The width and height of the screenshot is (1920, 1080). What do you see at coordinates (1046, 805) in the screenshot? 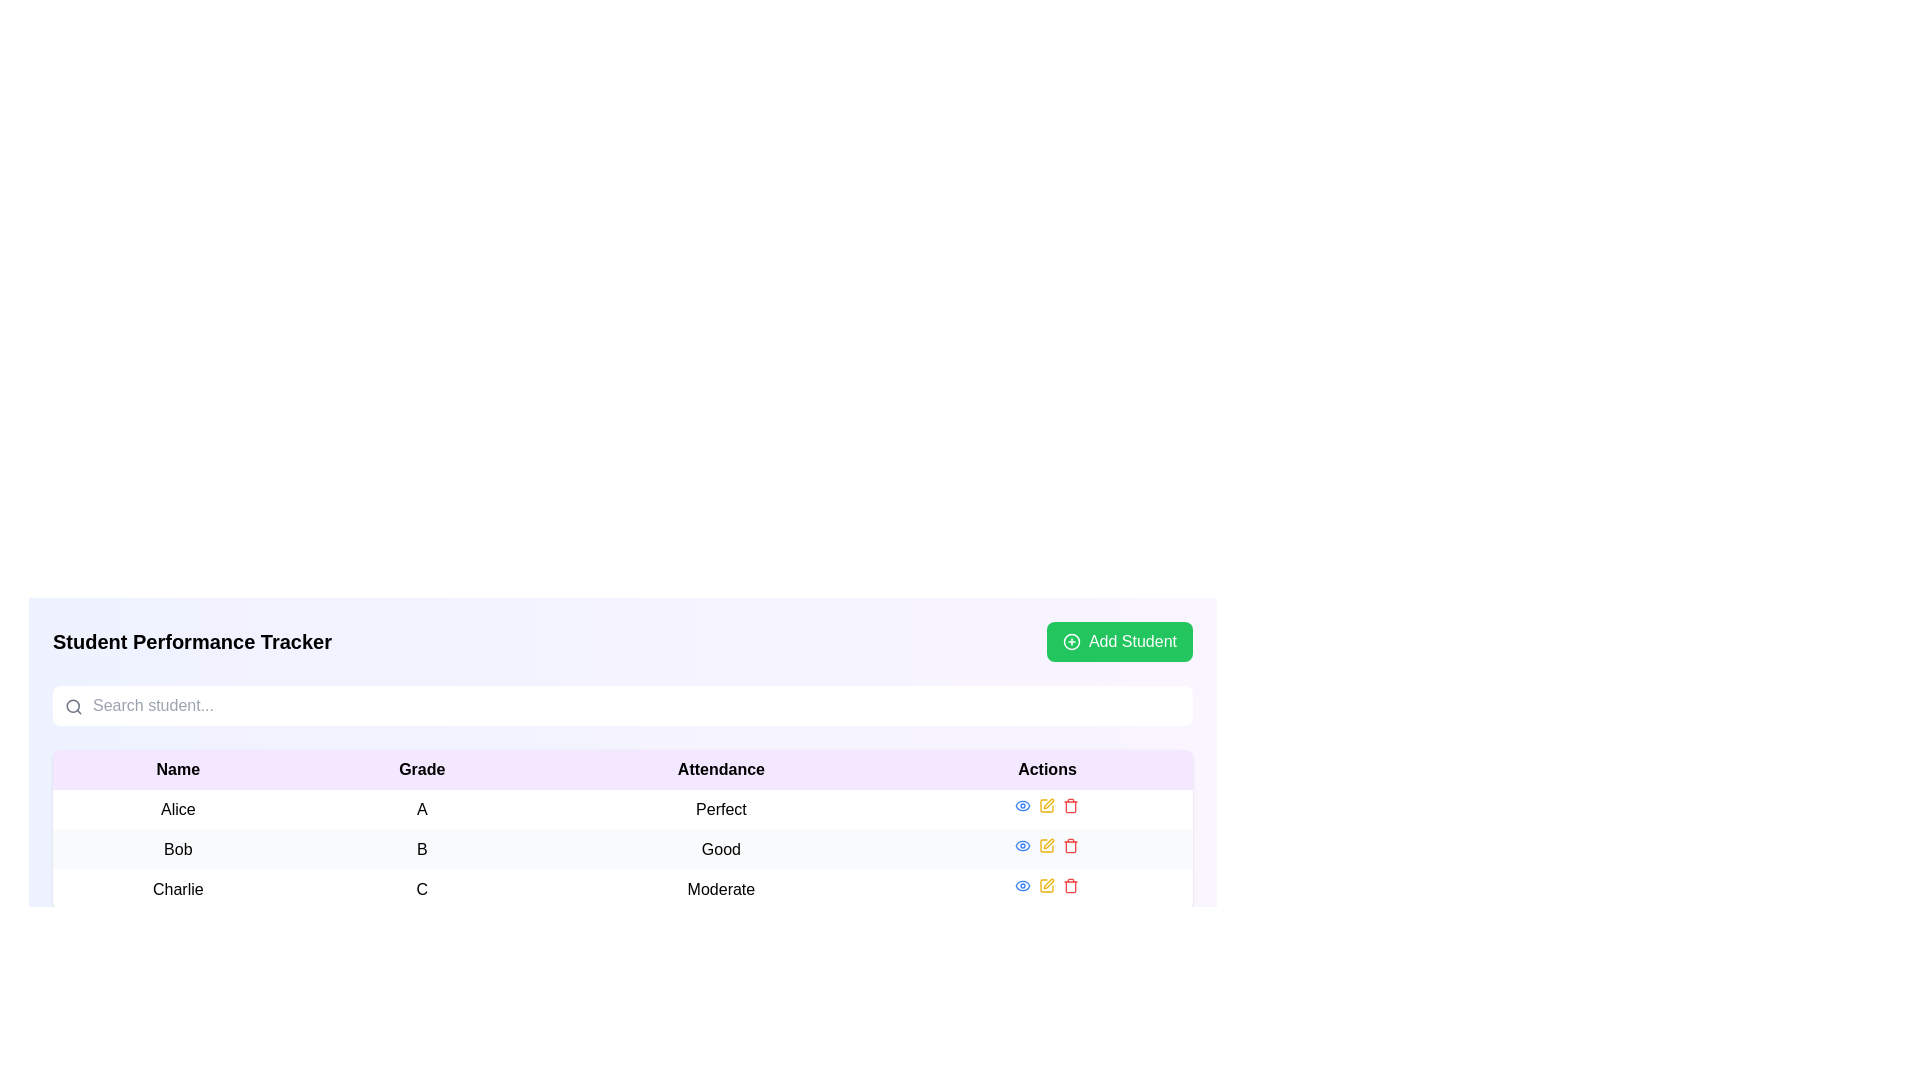
I see `the Row action controls for the entry 'Alice' in the table, which includes icons for viewing, editing, and deleting actions` at bounding box center [1046, 805].